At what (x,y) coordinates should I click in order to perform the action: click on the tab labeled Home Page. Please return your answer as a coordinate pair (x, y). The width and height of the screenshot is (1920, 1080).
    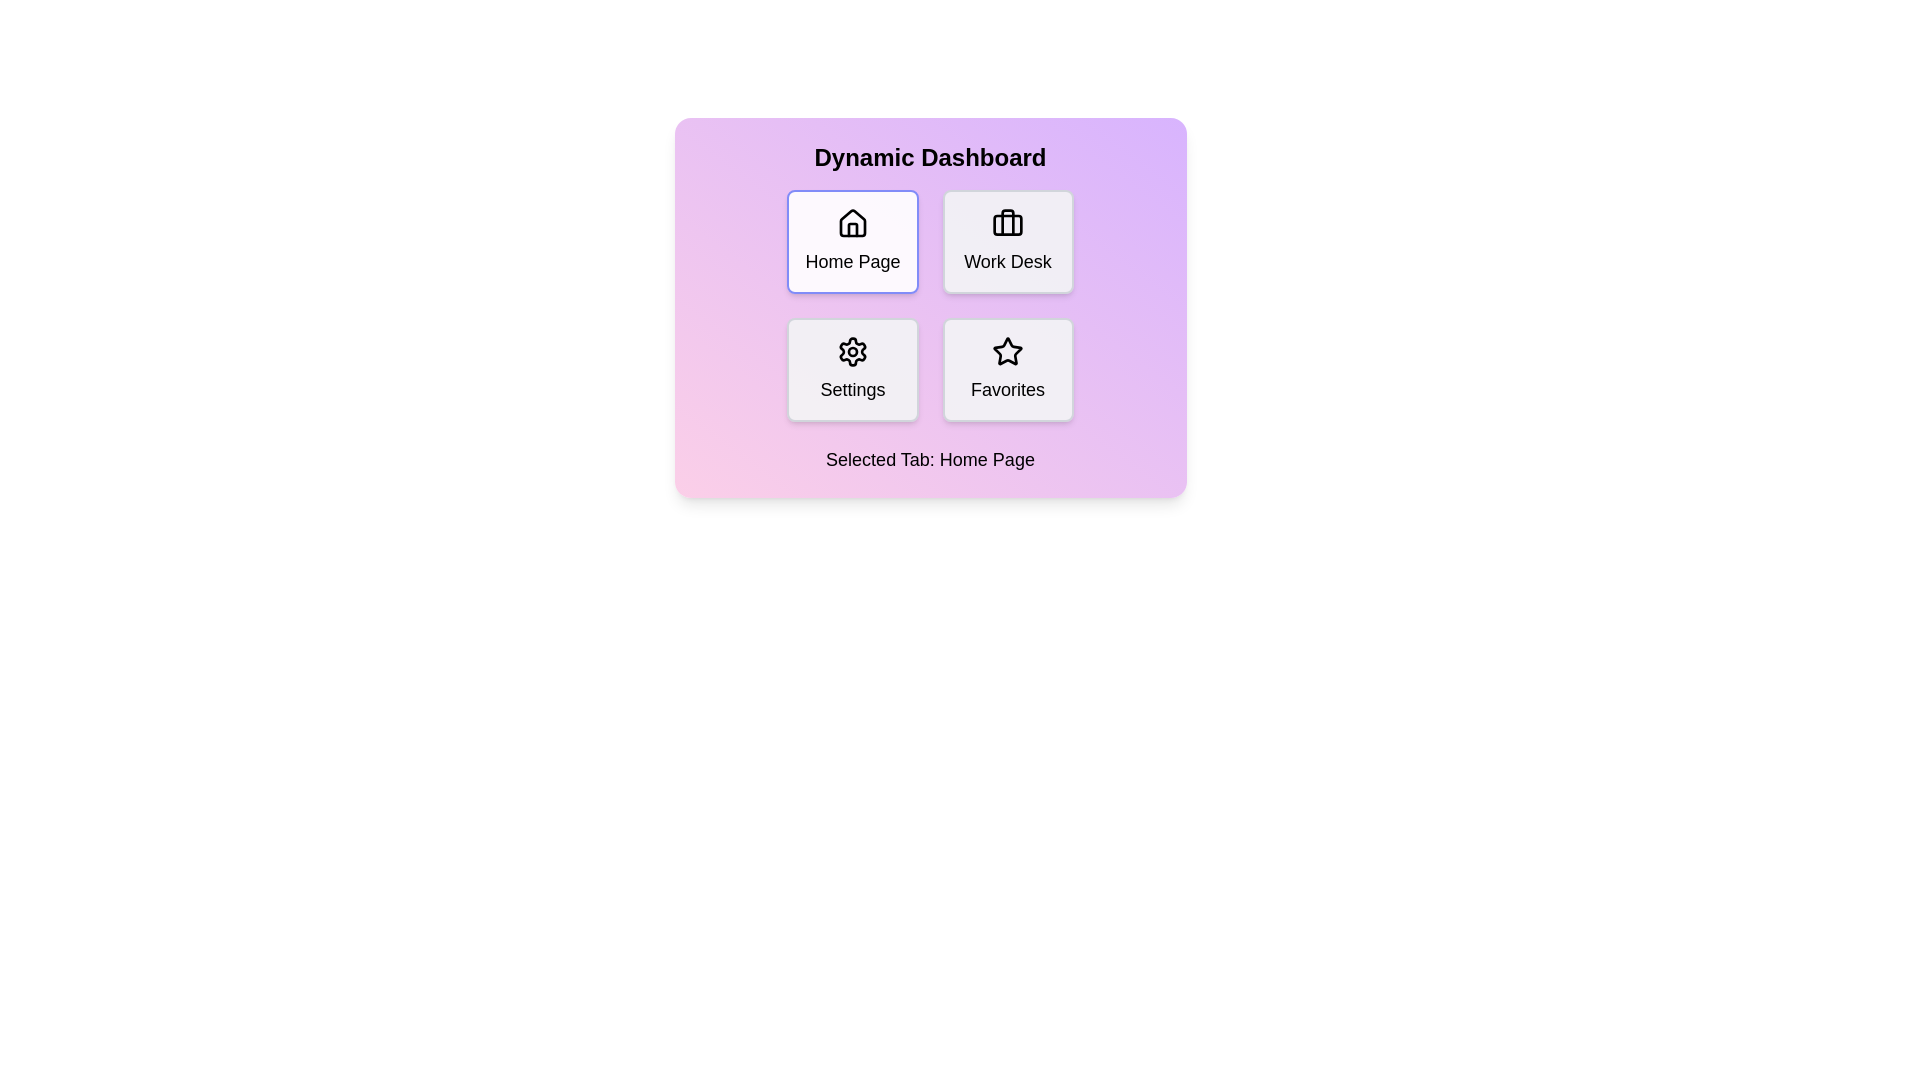
    Looking at the image, I should click on (853, 241).